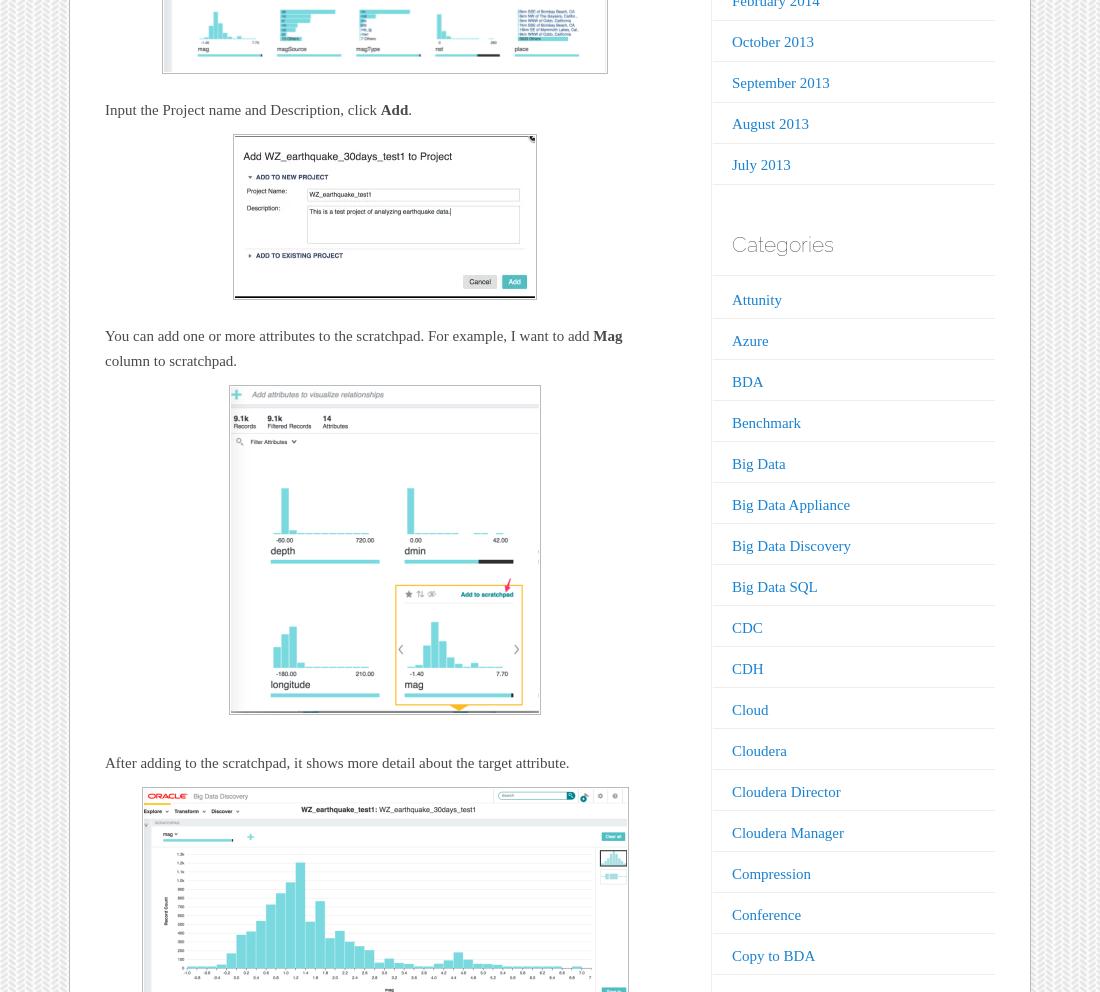 This screenshot has height=992, width=1100. Describe the element at coordinates (790, 503) in the screenshot. I see `'Big Data Appliance'` at that location.